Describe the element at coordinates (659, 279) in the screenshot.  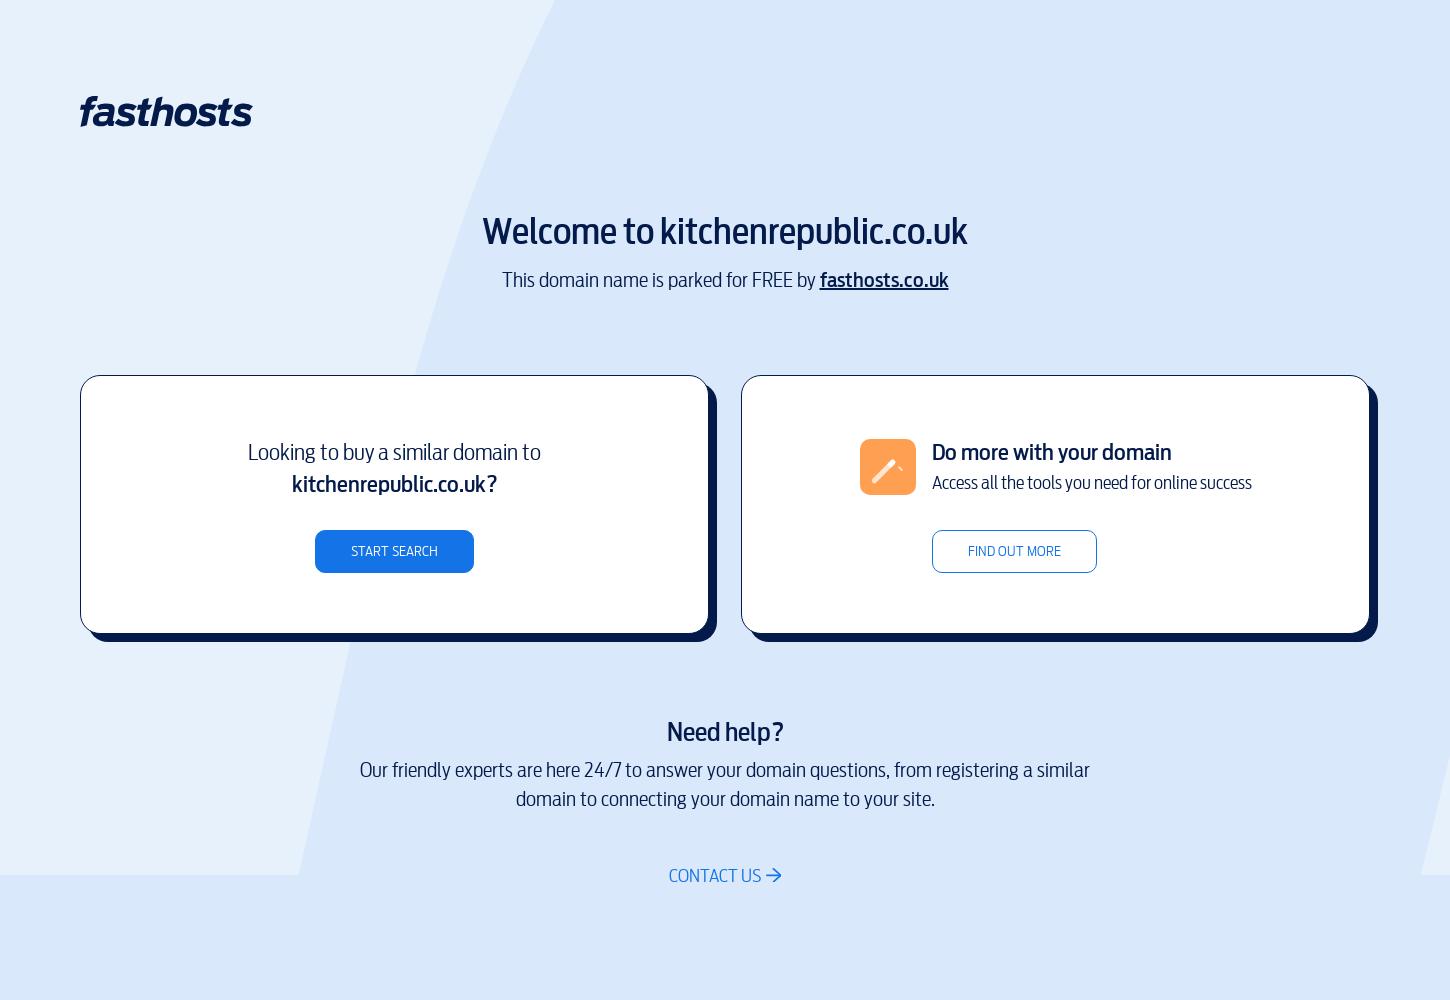
I see `'This domain name is parked for FREE by'` at that location.